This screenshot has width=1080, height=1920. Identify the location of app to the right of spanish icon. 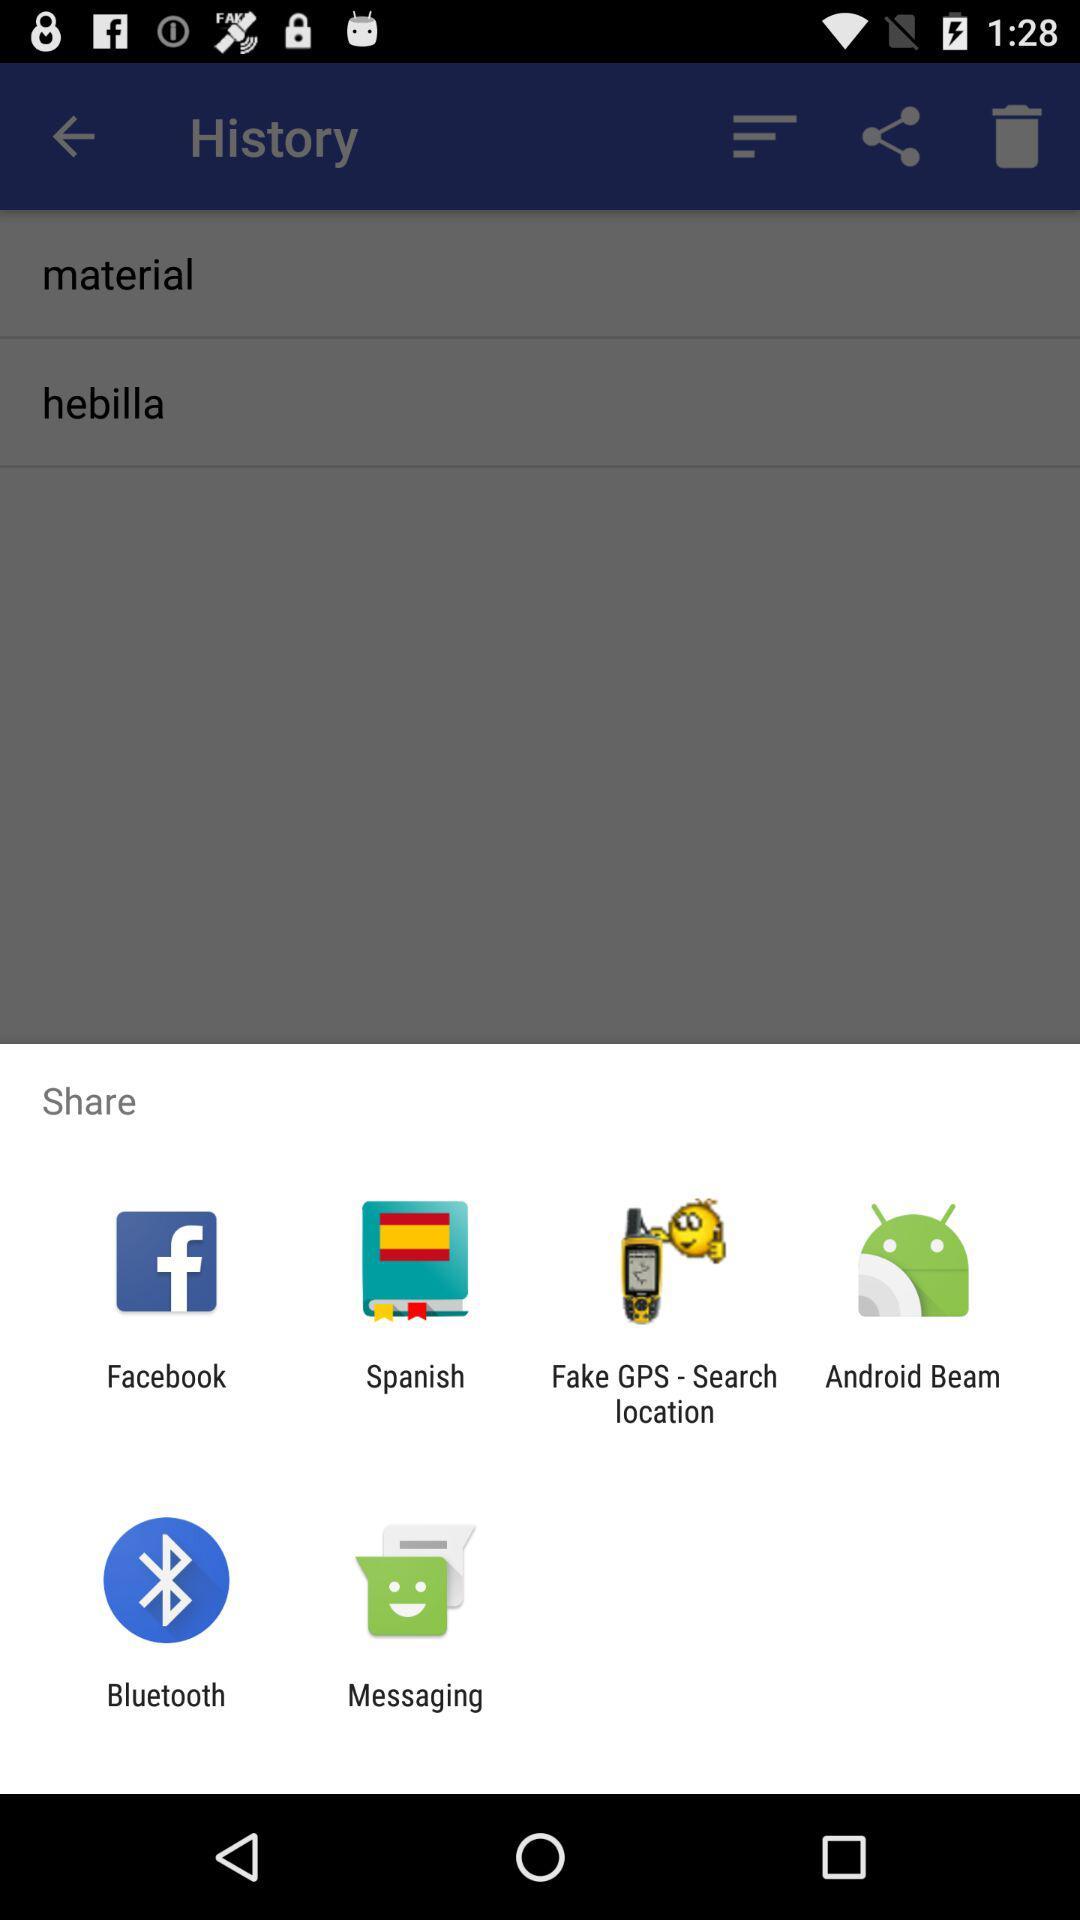
(664, 1392).